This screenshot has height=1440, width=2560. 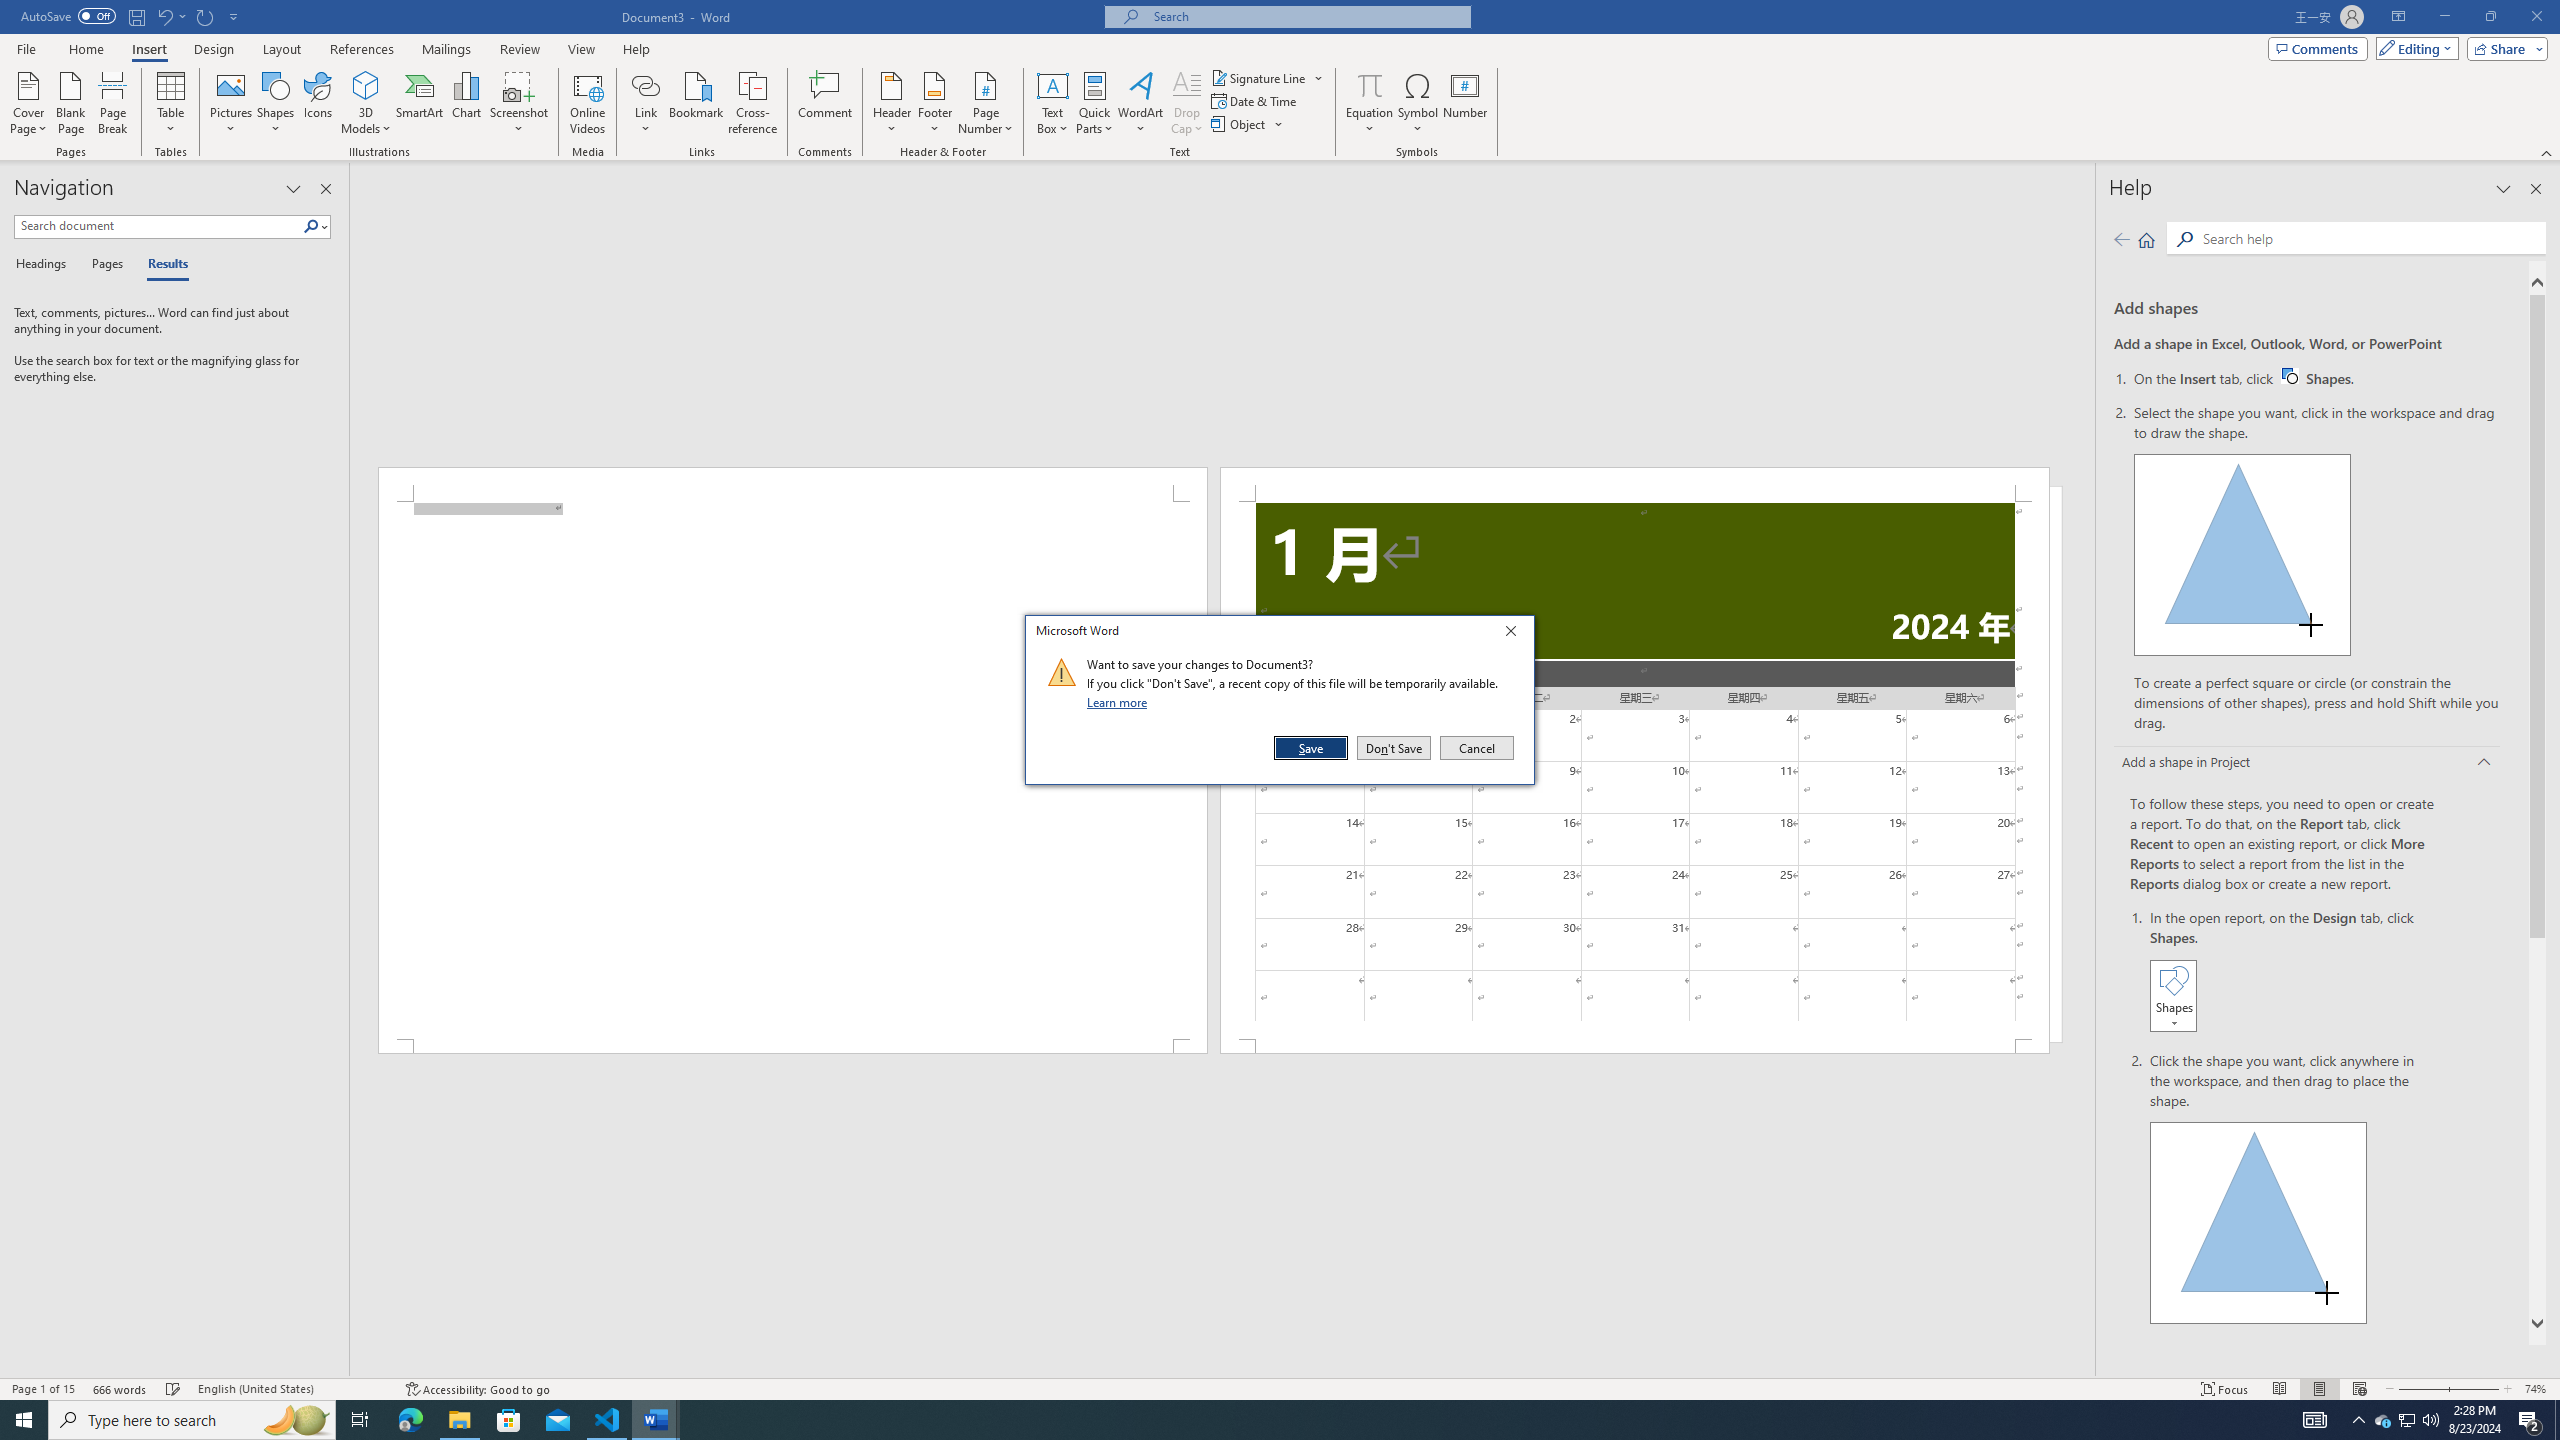 I want to click on 'File Tab', so click(x=25, y=47).